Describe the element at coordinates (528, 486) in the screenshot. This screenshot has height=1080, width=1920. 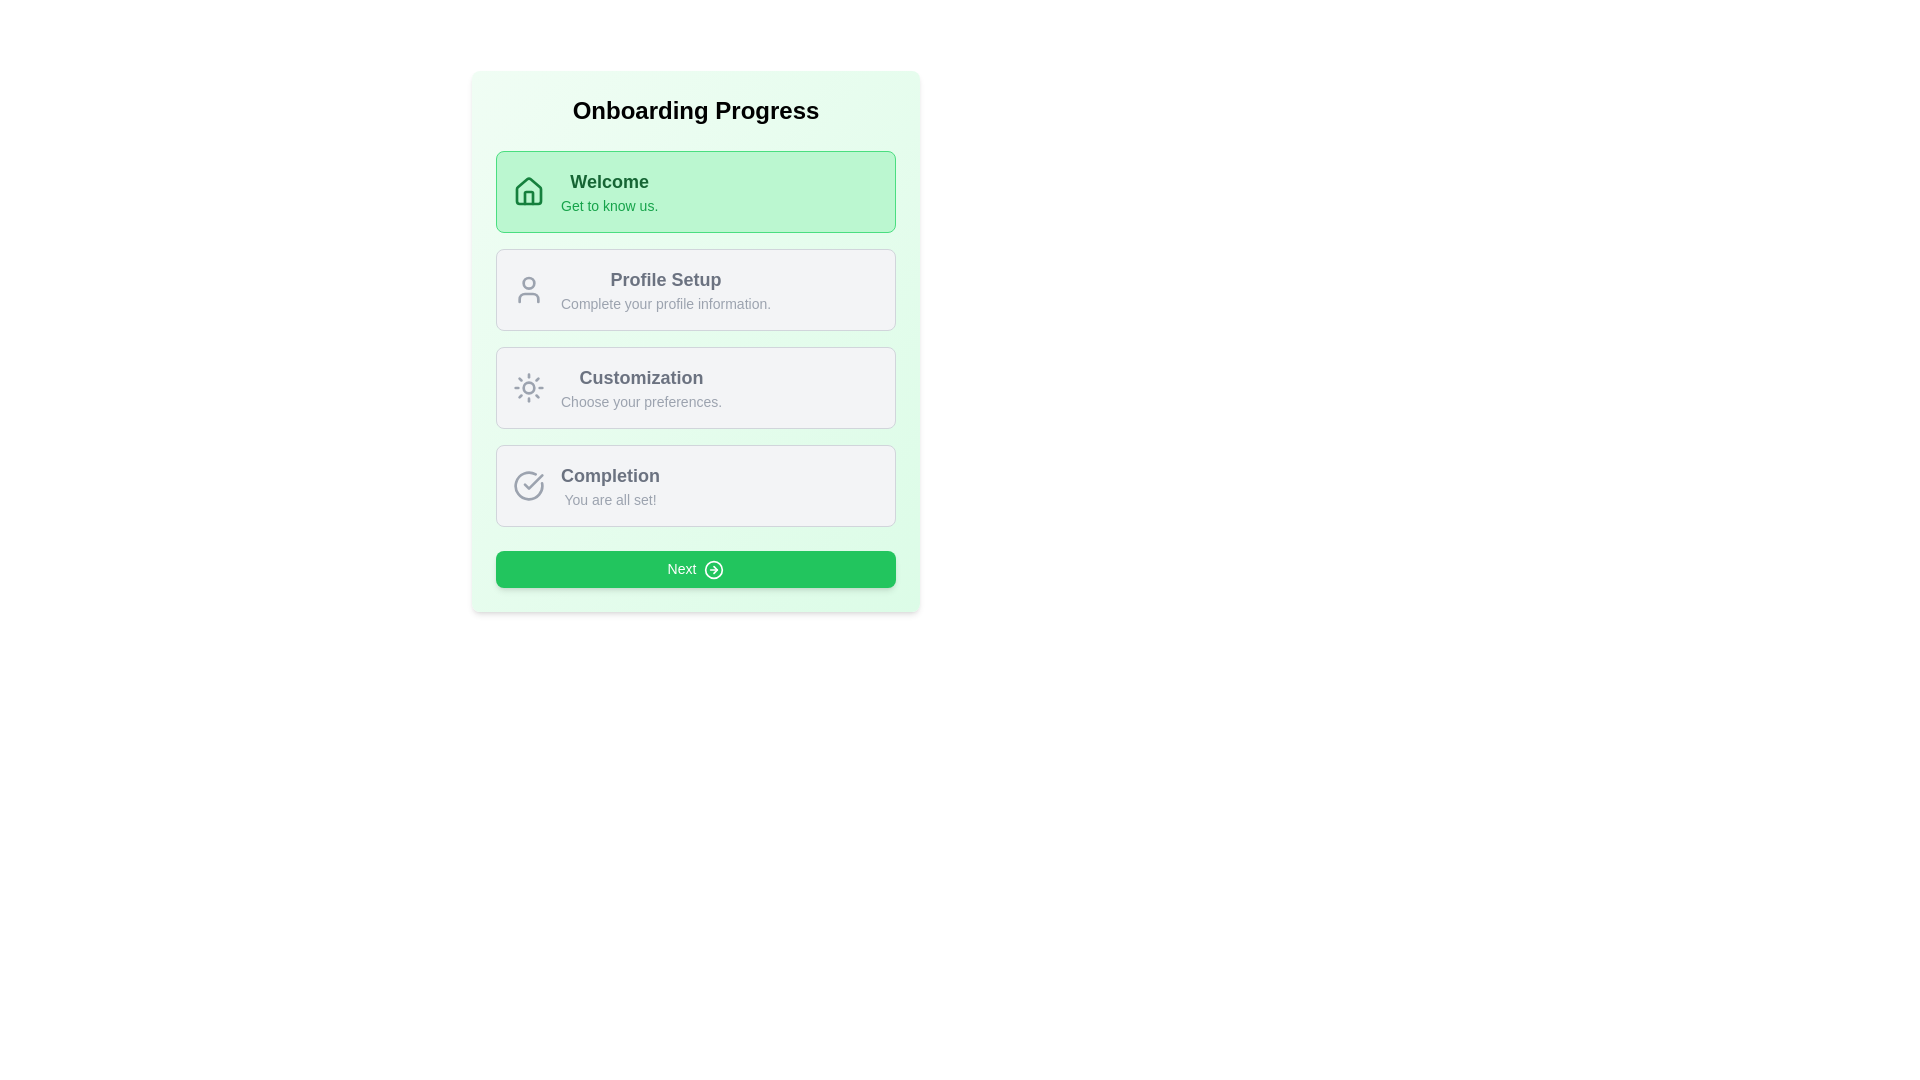
I see `the checkmark icon within the 'Completion' card, which is located below 'Customization' and above the 'Next' button` at that location.